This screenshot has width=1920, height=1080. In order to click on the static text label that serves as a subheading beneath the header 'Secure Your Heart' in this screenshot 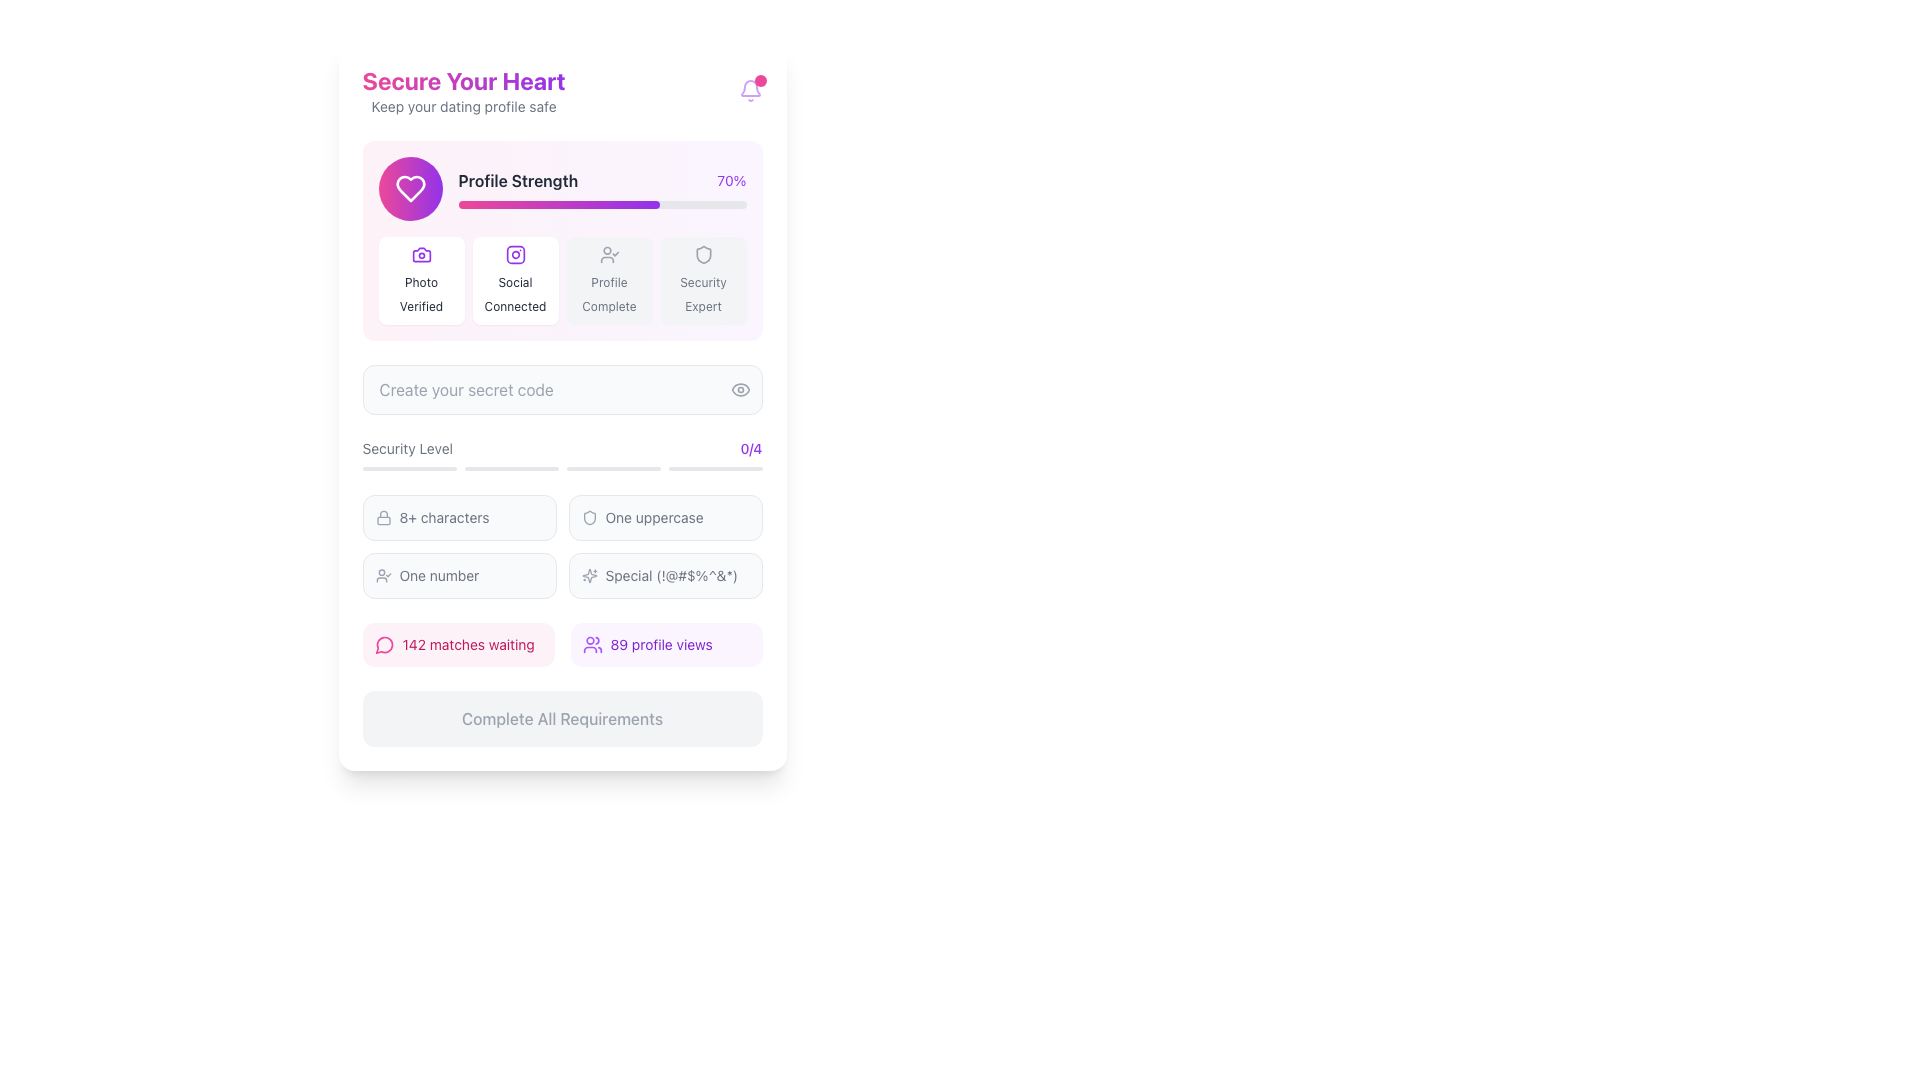, I will do `click(463, 107)`.